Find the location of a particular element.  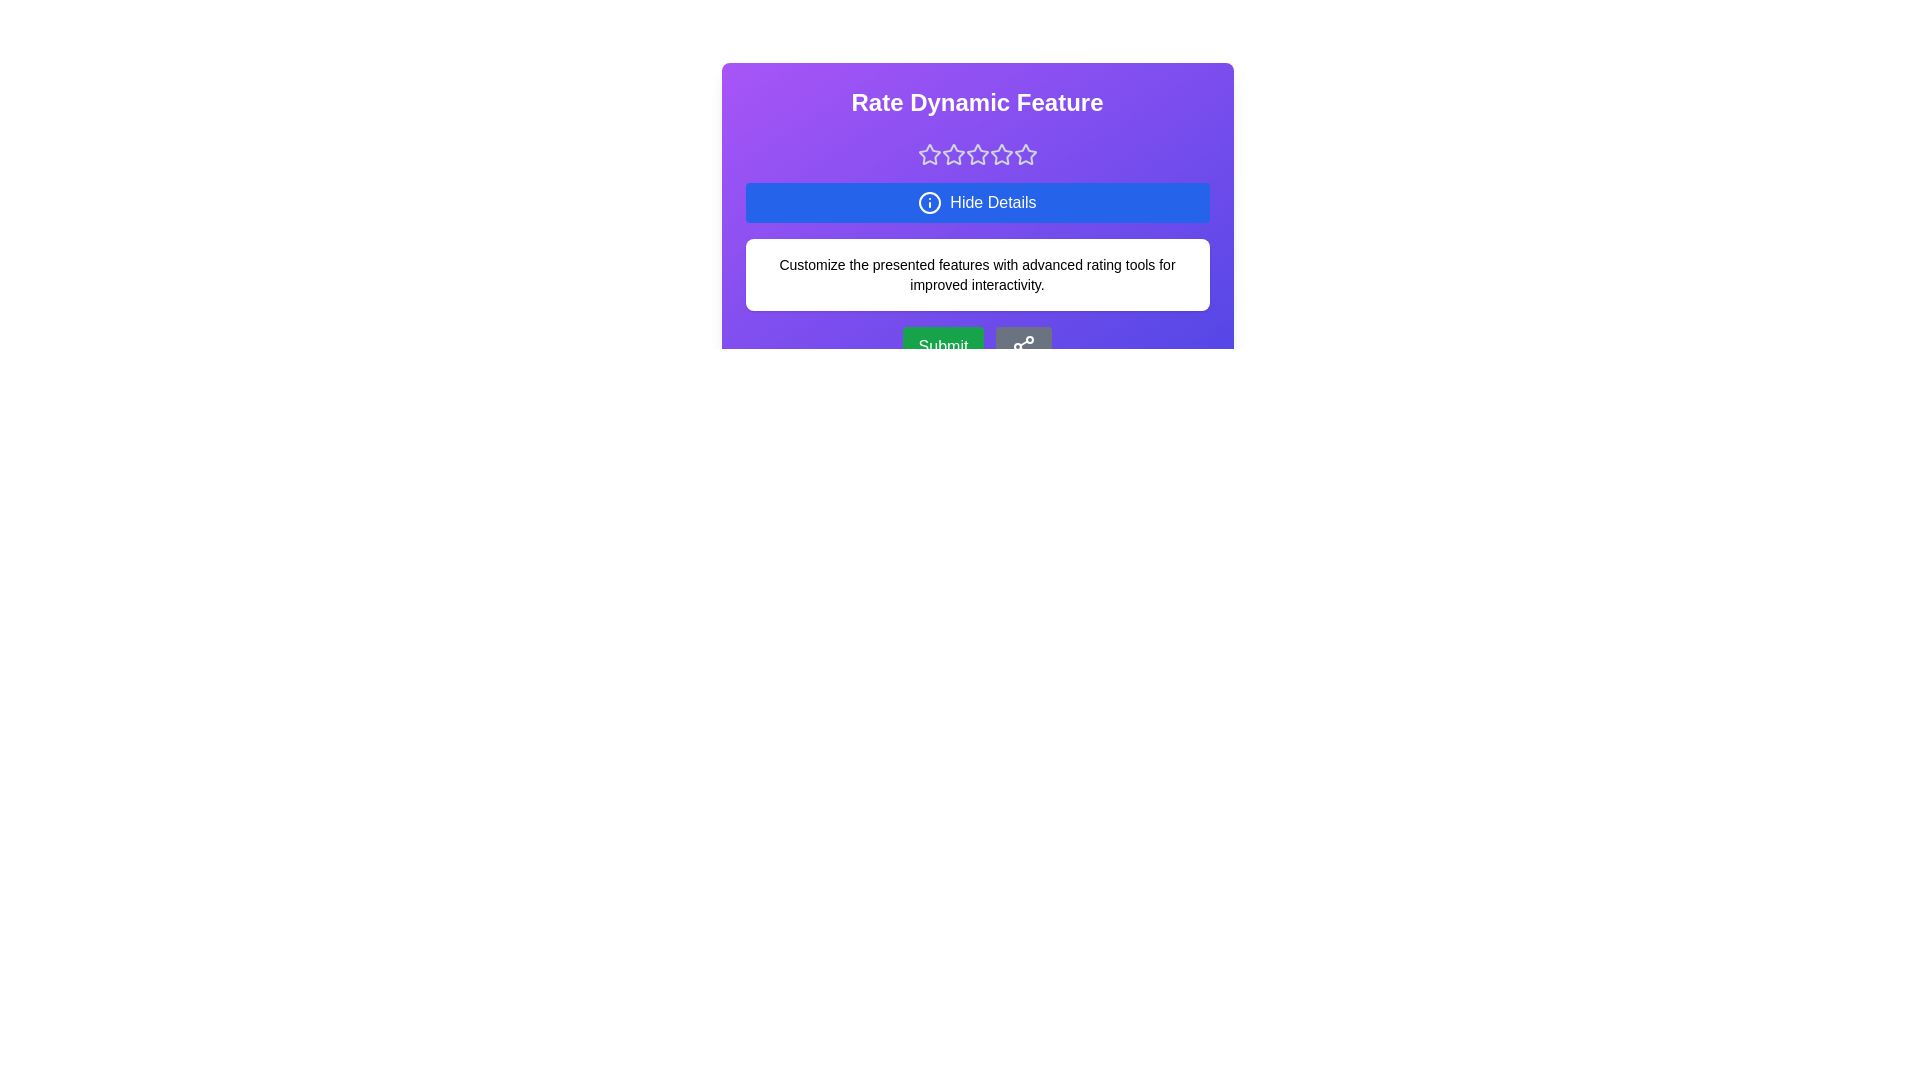

the details section to highlight it is located at coordinates (977, 274).